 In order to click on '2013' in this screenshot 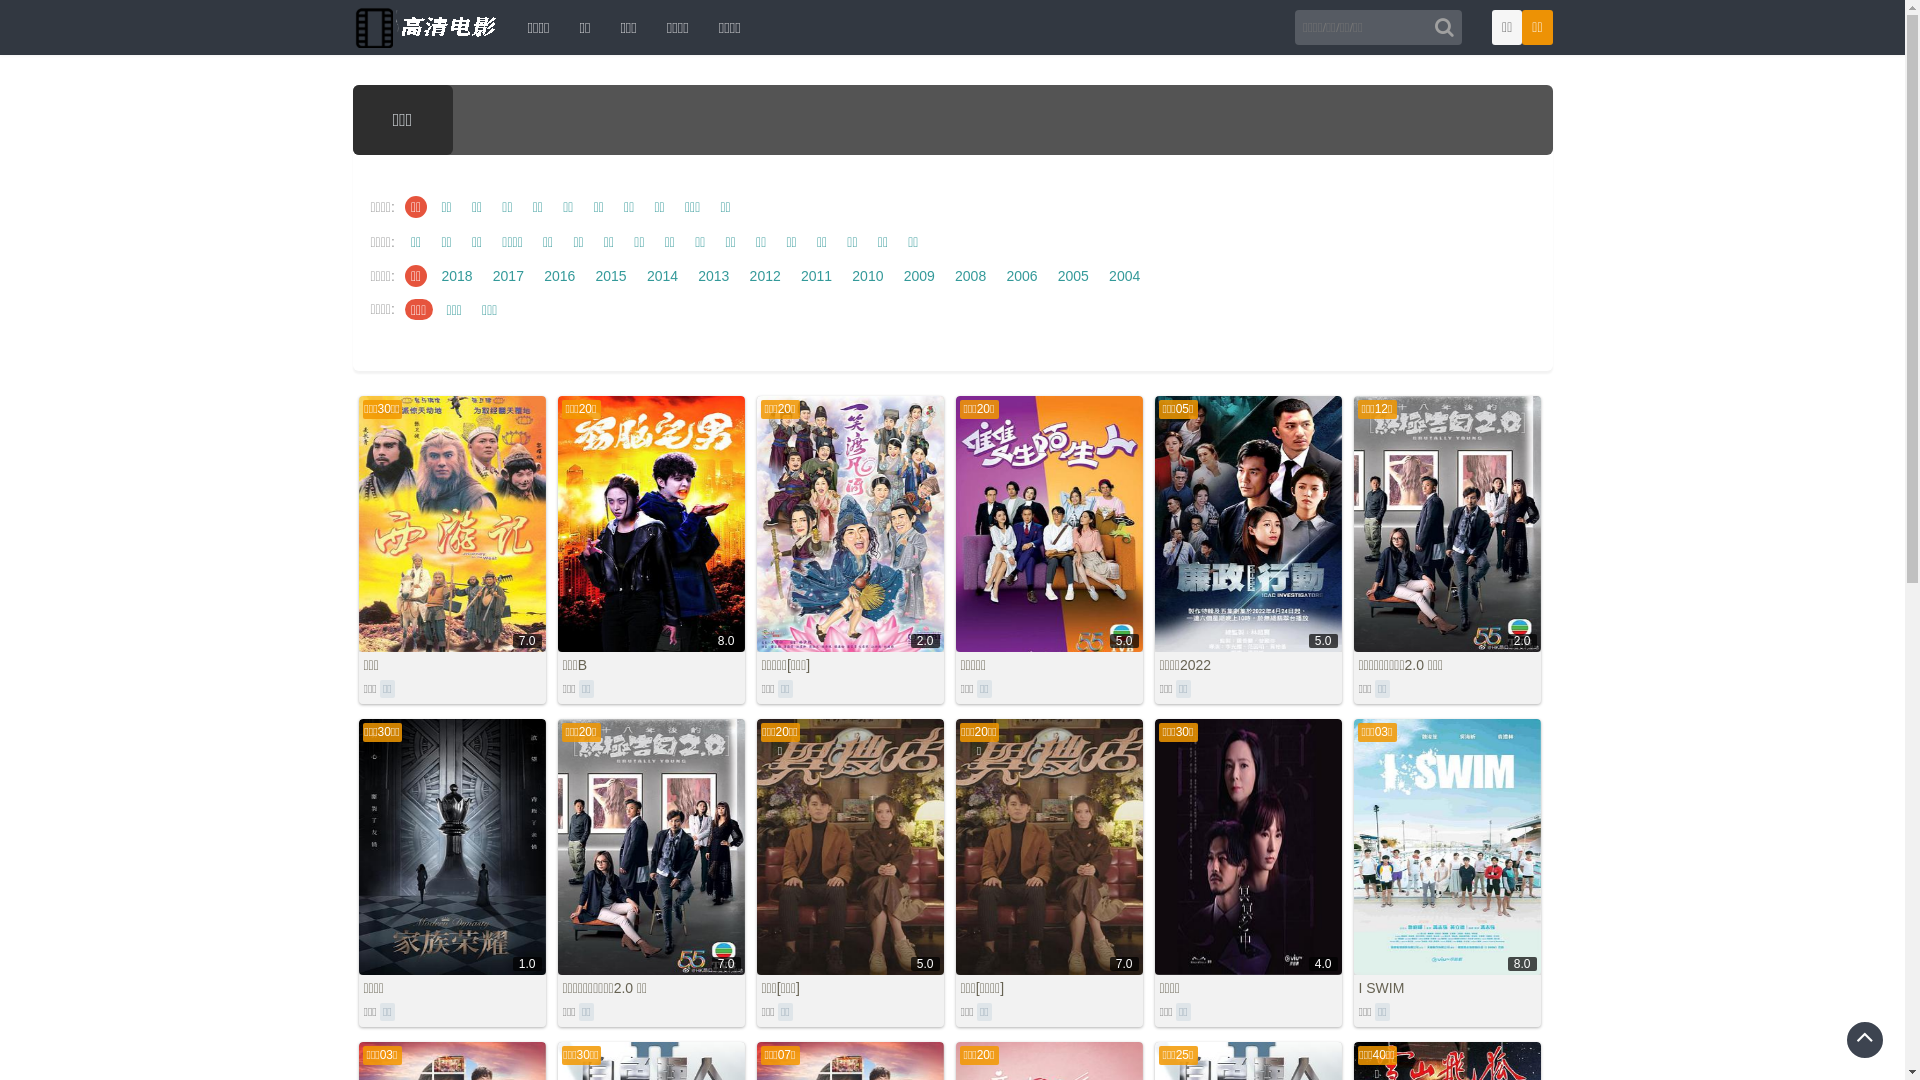, I will do `click(691, 276)`.